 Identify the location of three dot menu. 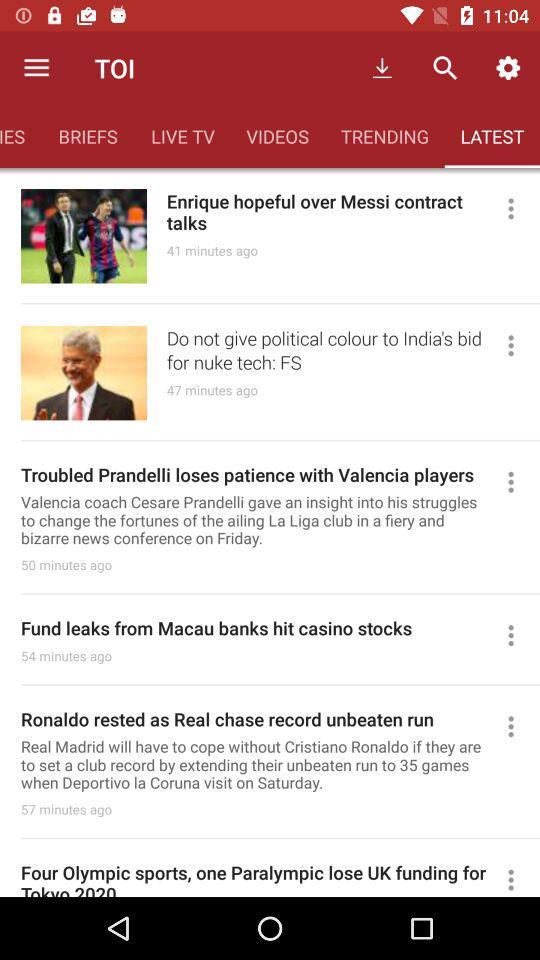
(519, 481).